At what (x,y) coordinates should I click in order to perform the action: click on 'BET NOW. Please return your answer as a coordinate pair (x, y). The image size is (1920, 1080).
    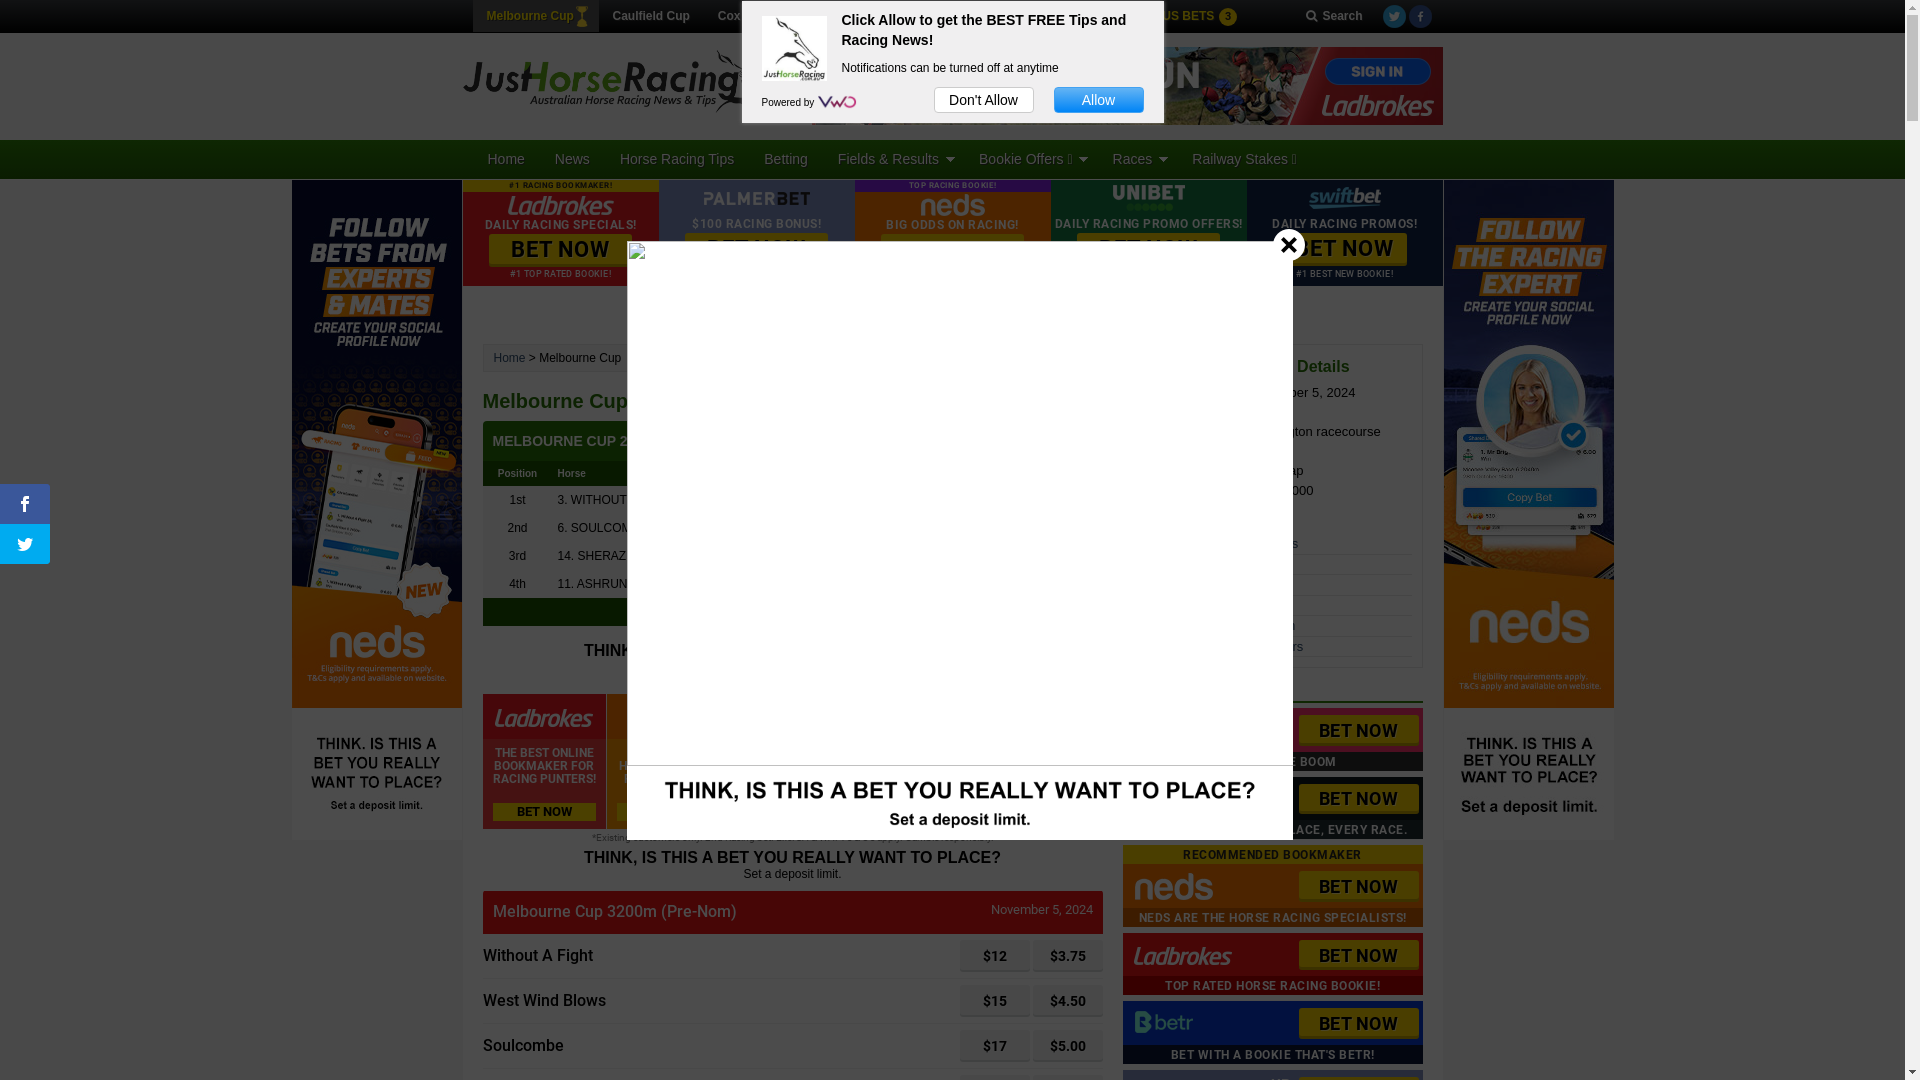
    Looking at the image, I should click on (1271, 1032).